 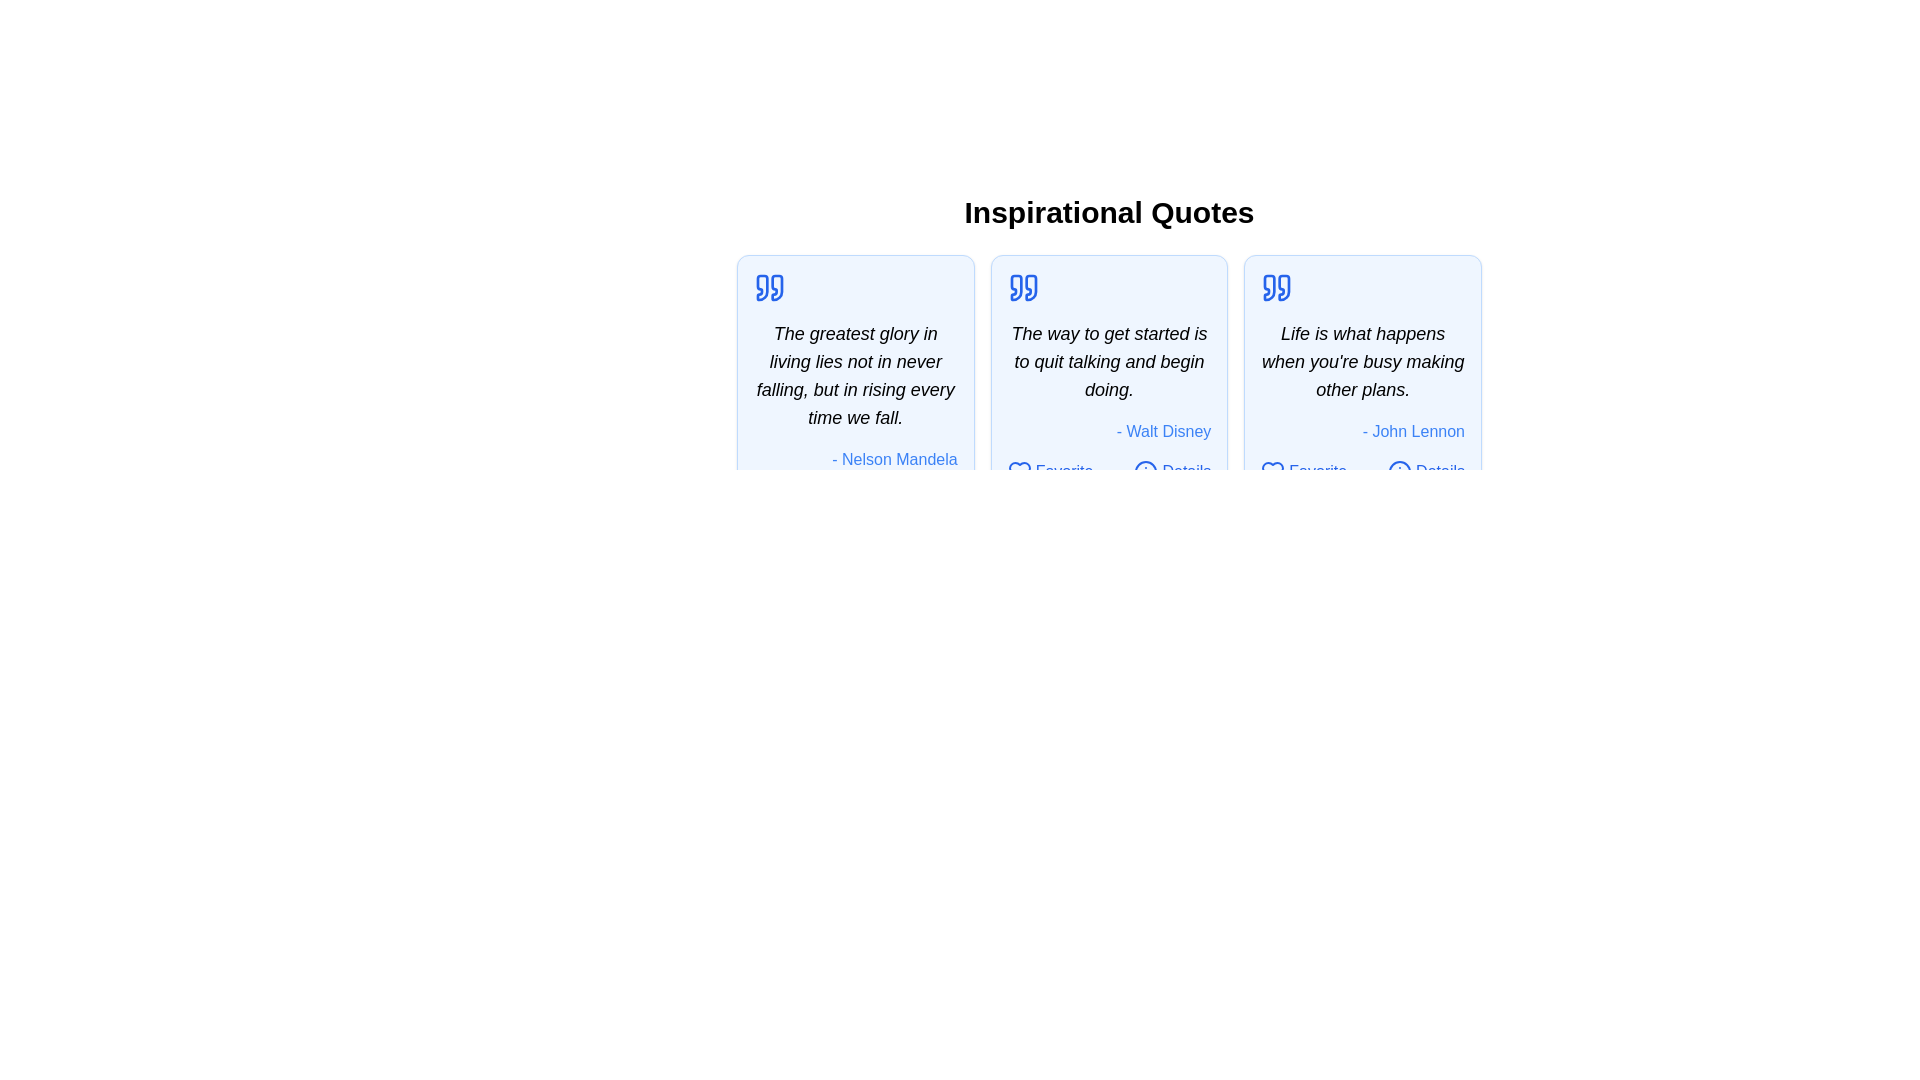 I want to click on the SVG Circle element that is part of the 'Details' button in the third column of the card layout displaying inspirational quotes, so click(x=1399, y=471).